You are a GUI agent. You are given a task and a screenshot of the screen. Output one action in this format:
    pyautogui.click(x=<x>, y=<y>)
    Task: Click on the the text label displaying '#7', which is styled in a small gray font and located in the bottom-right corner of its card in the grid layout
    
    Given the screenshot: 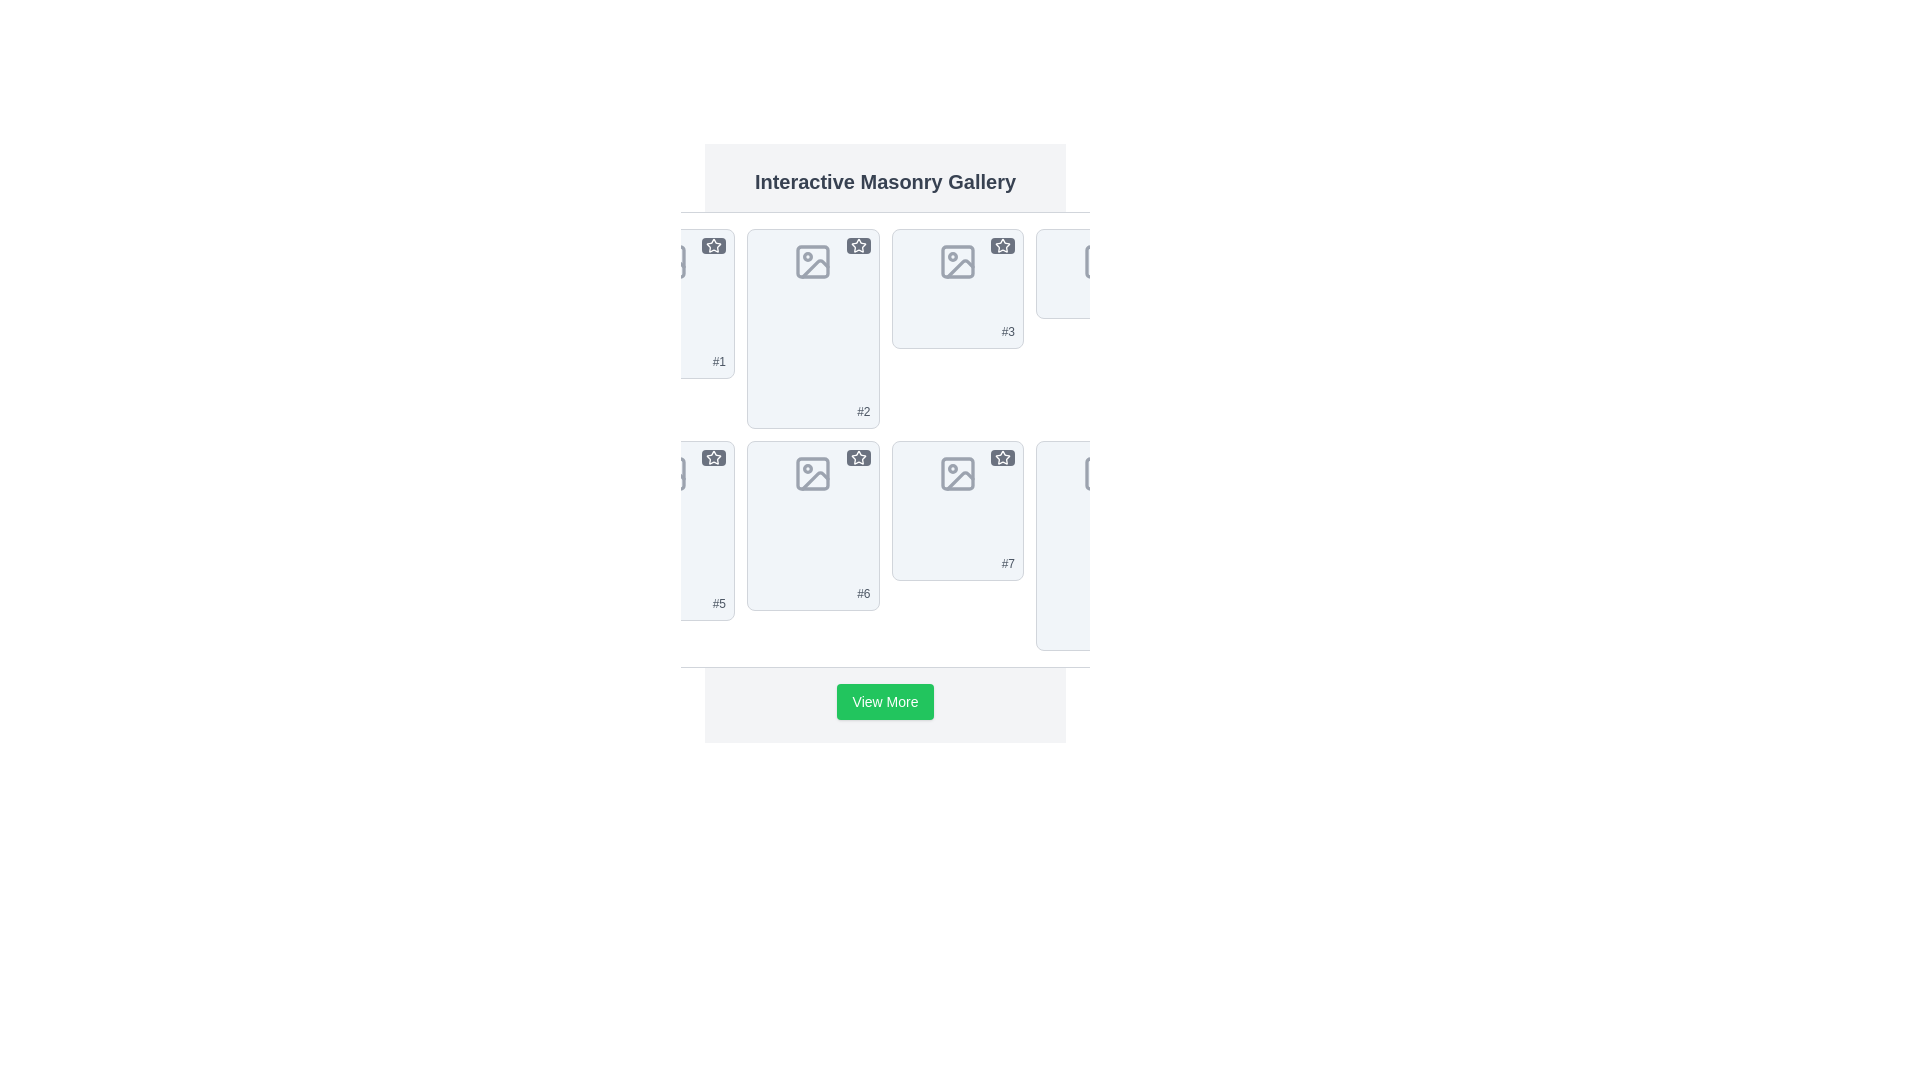 What is the action you would take?
    pyautogui.click(x=1008, y=563)
    